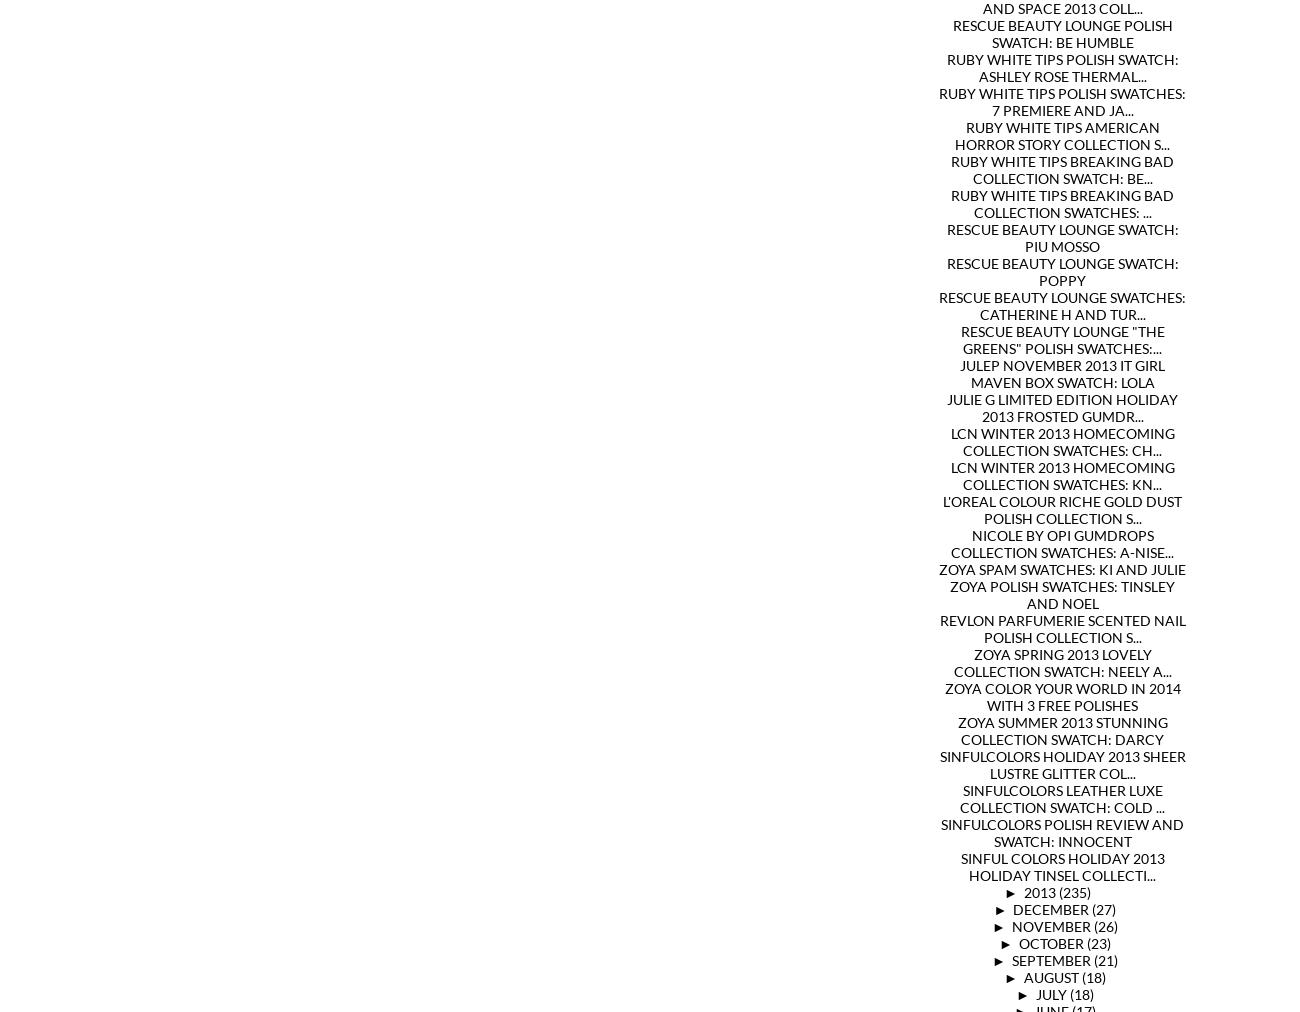 Image resolution: width=1300 pixels, height=1012 pixels. I want to click on '(23)', so click(1096, 943).